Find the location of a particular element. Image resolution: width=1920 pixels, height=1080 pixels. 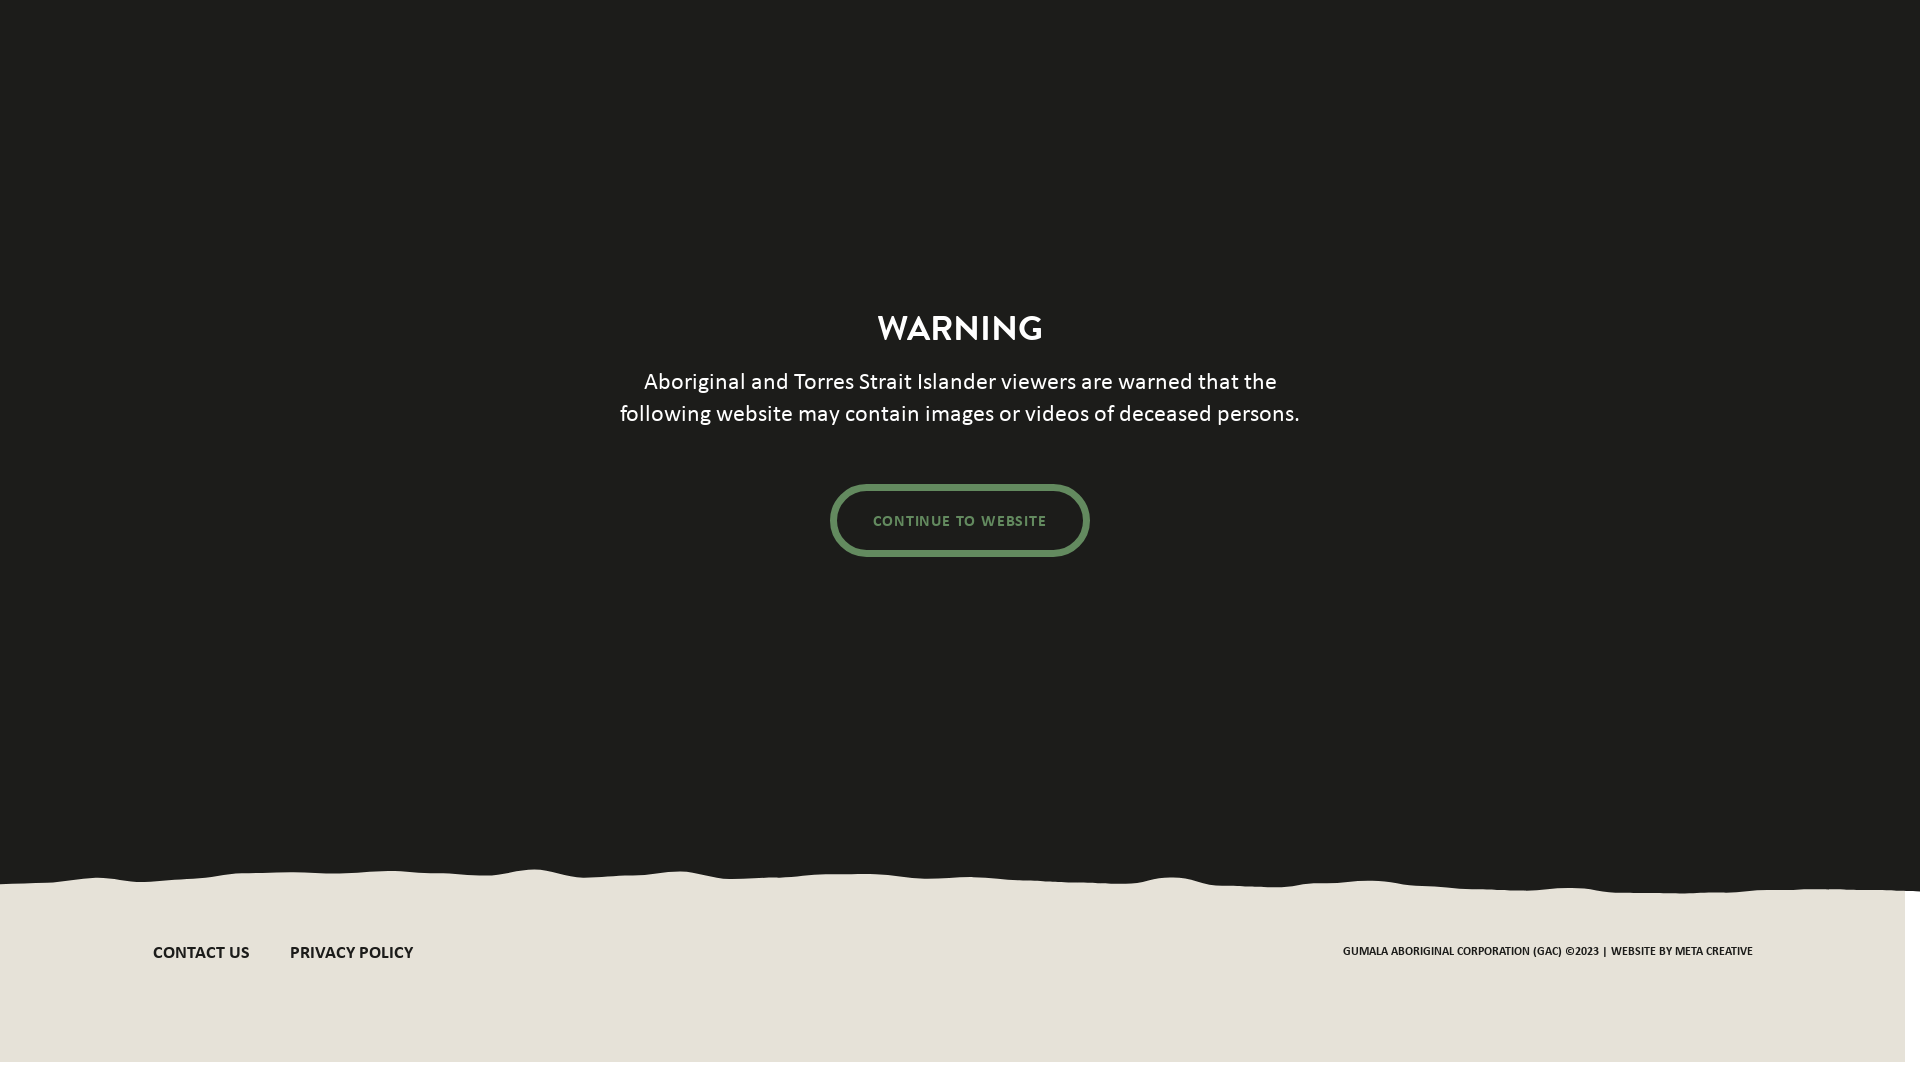

'CONTINUE TO WEBSITE' is located at coordinates (960, 519).